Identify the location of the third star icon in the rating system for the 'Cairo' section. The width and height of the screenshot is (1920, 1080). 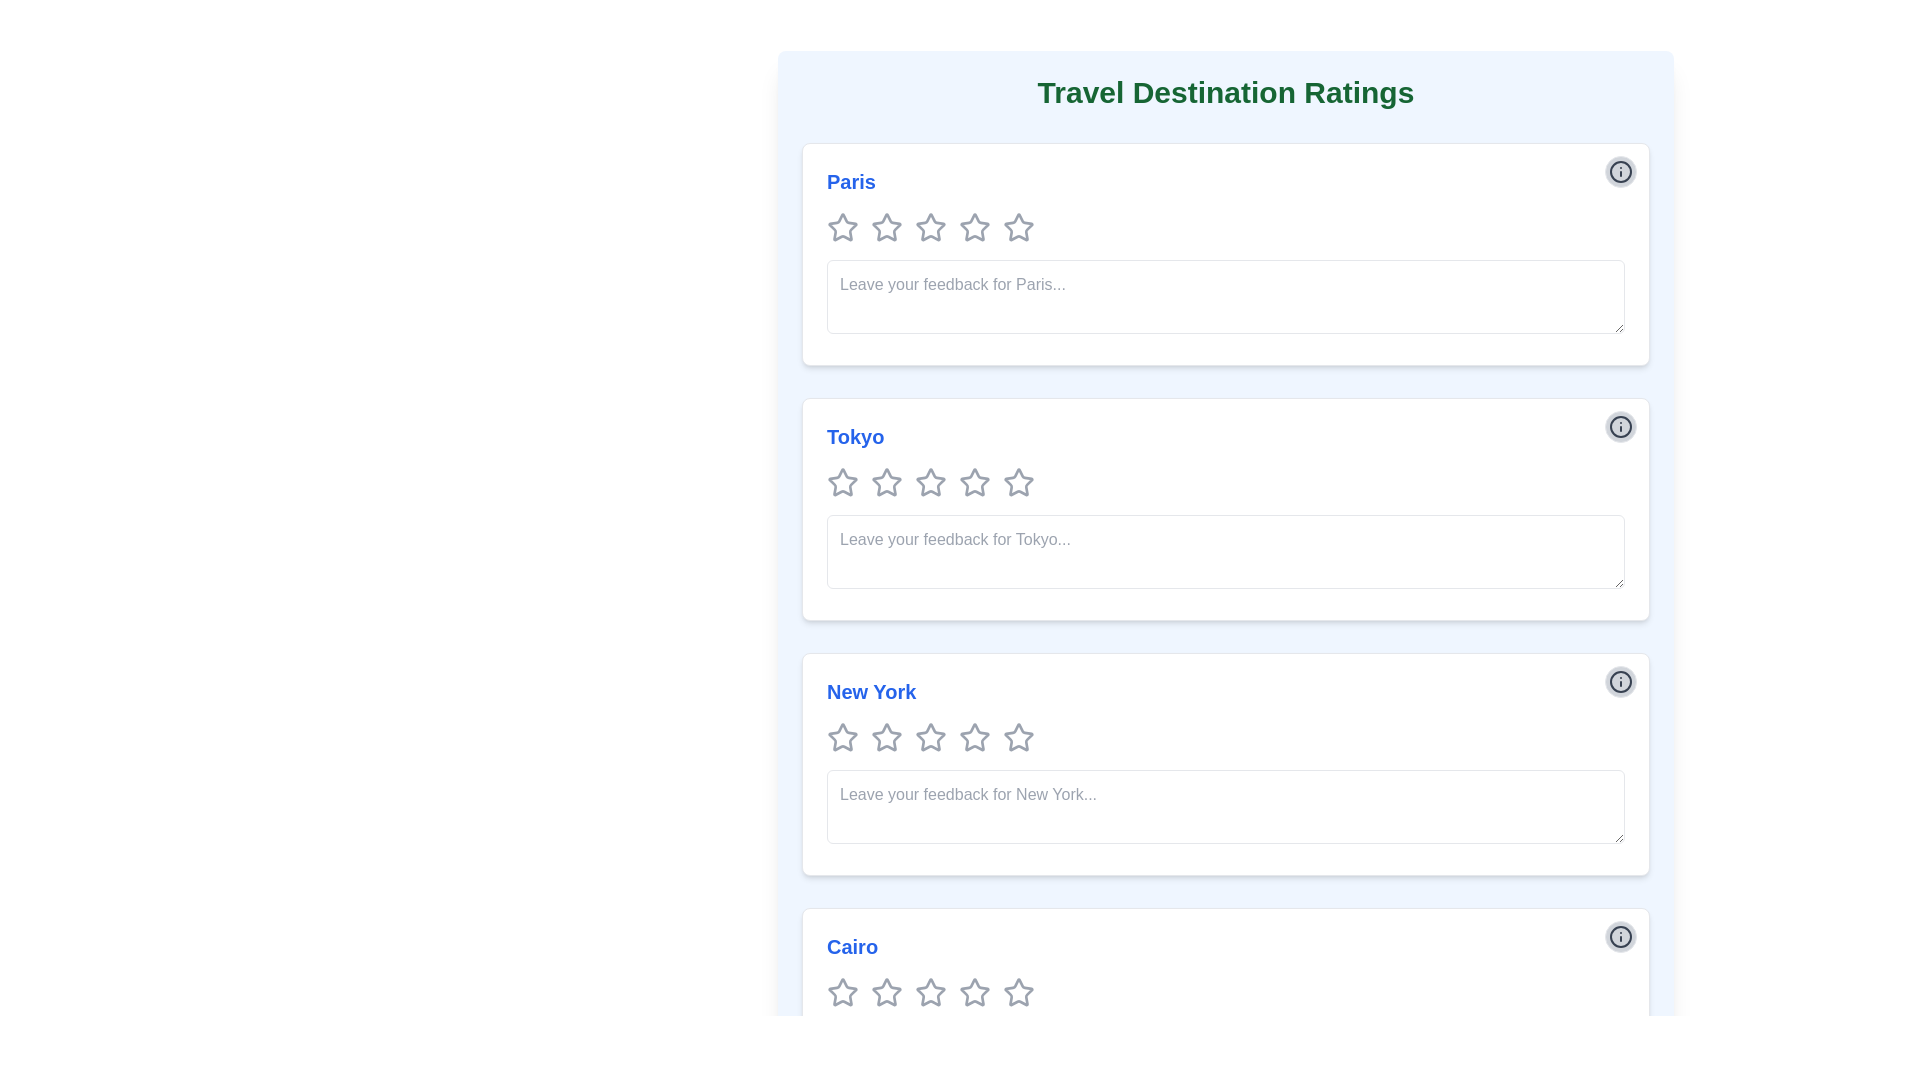
(886, 992).